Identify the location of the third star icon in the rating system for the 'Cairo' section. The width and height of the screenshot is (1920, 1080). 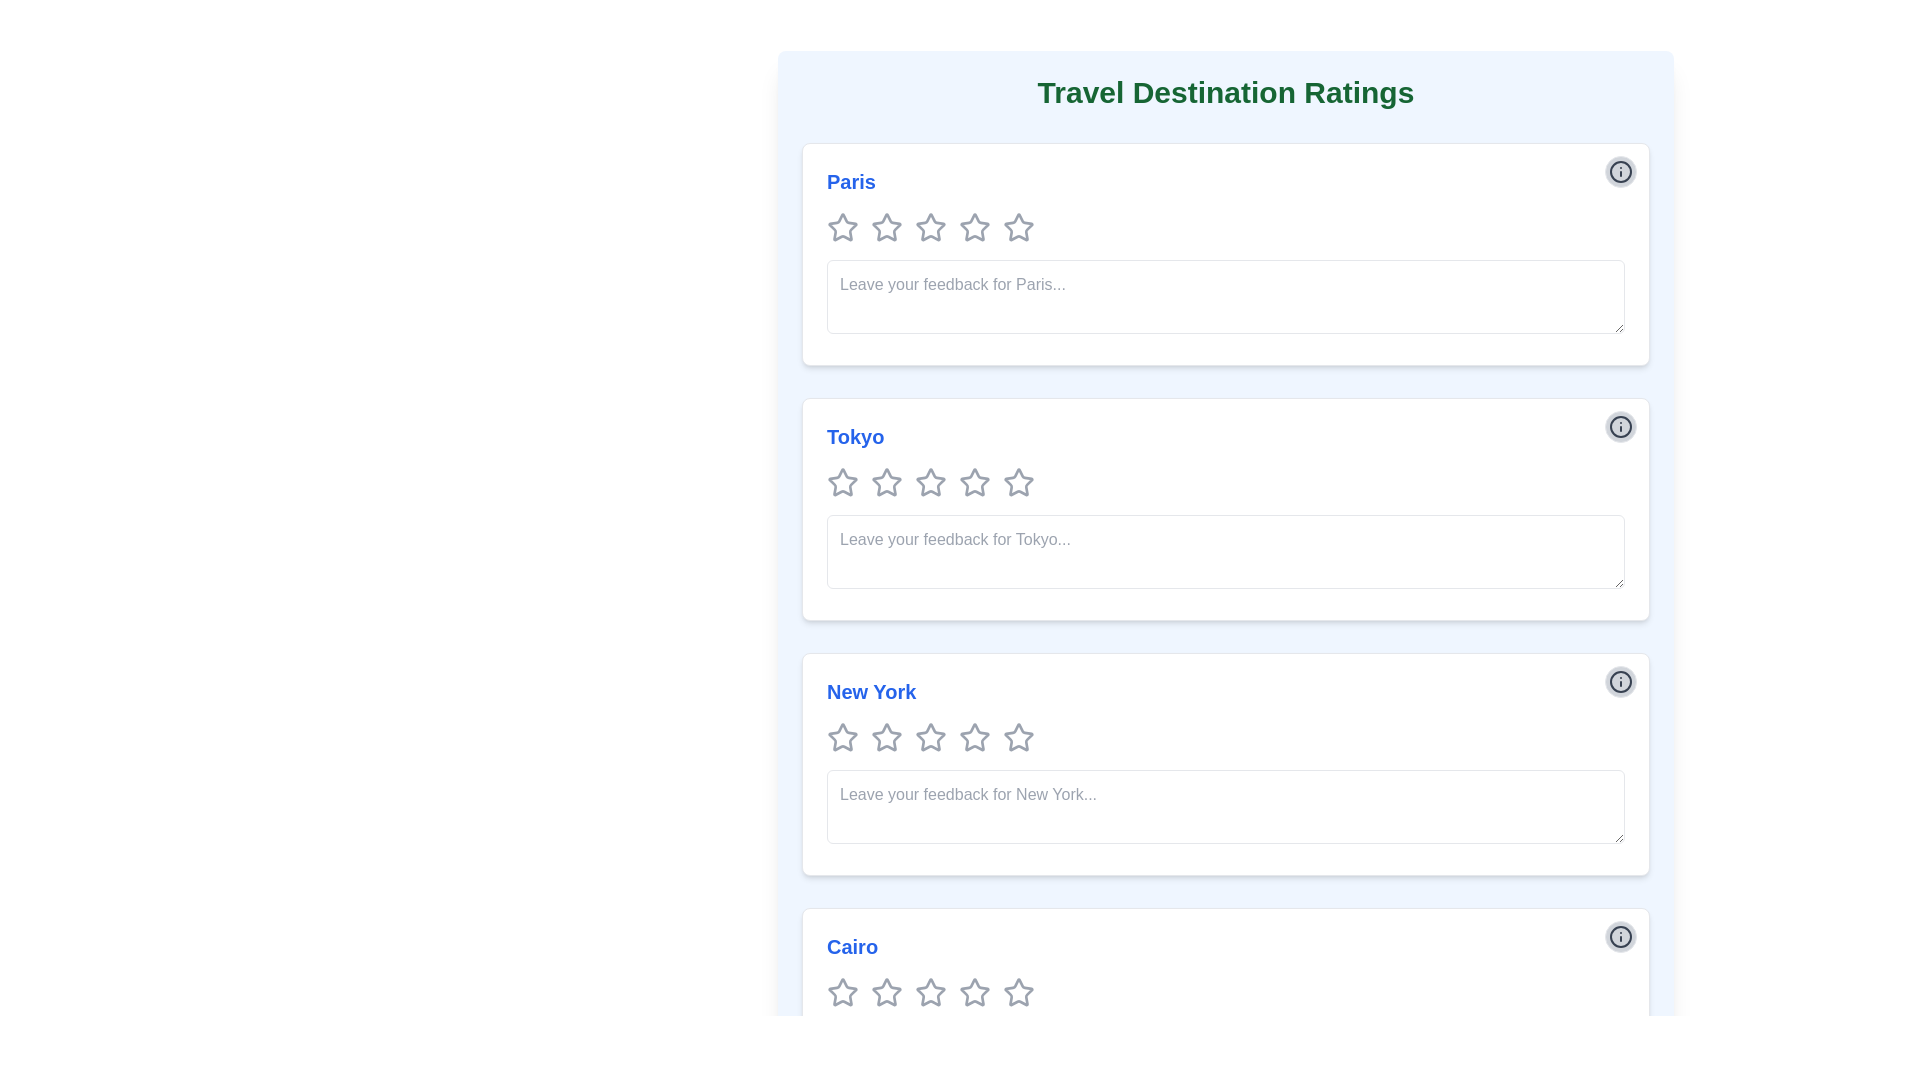
(886, 992).